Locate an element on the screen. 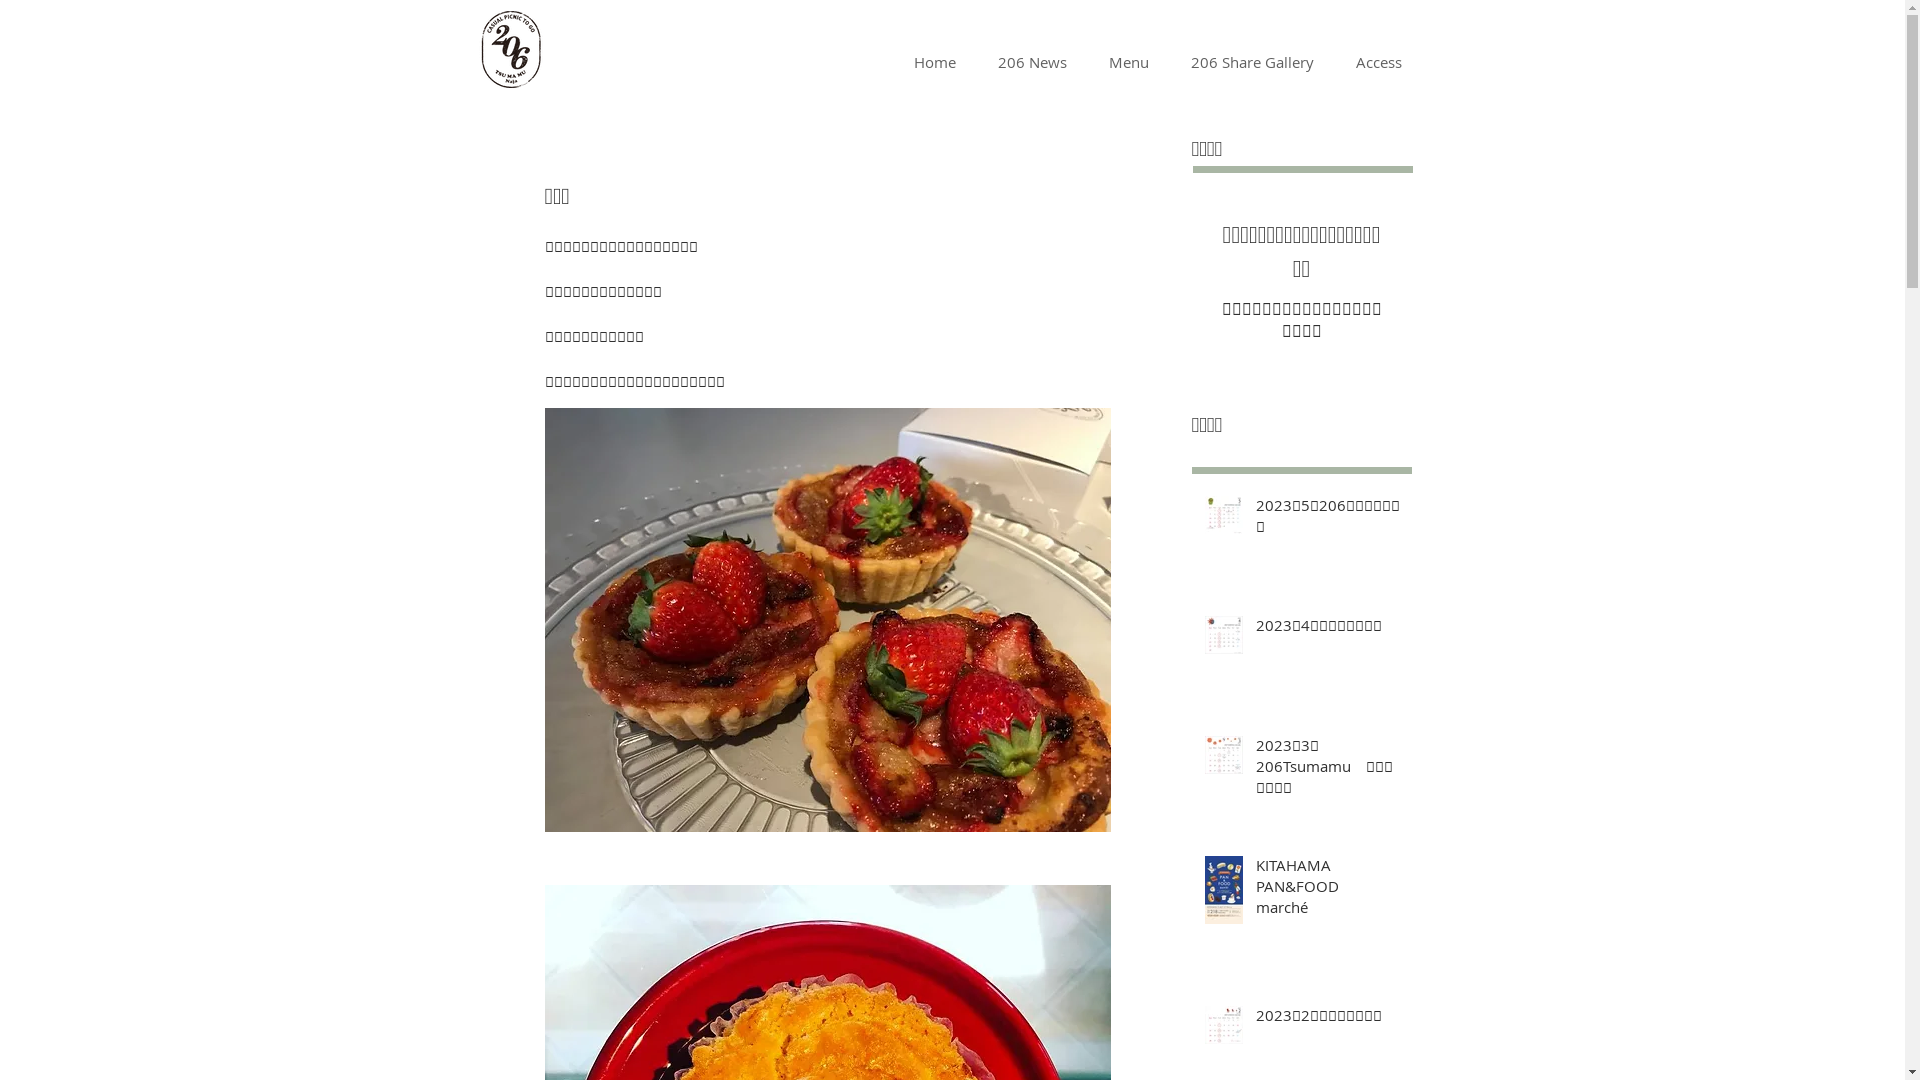 This screenshot has width=1920, height=1080. '206 News' is located at coordinates (1031, 60).